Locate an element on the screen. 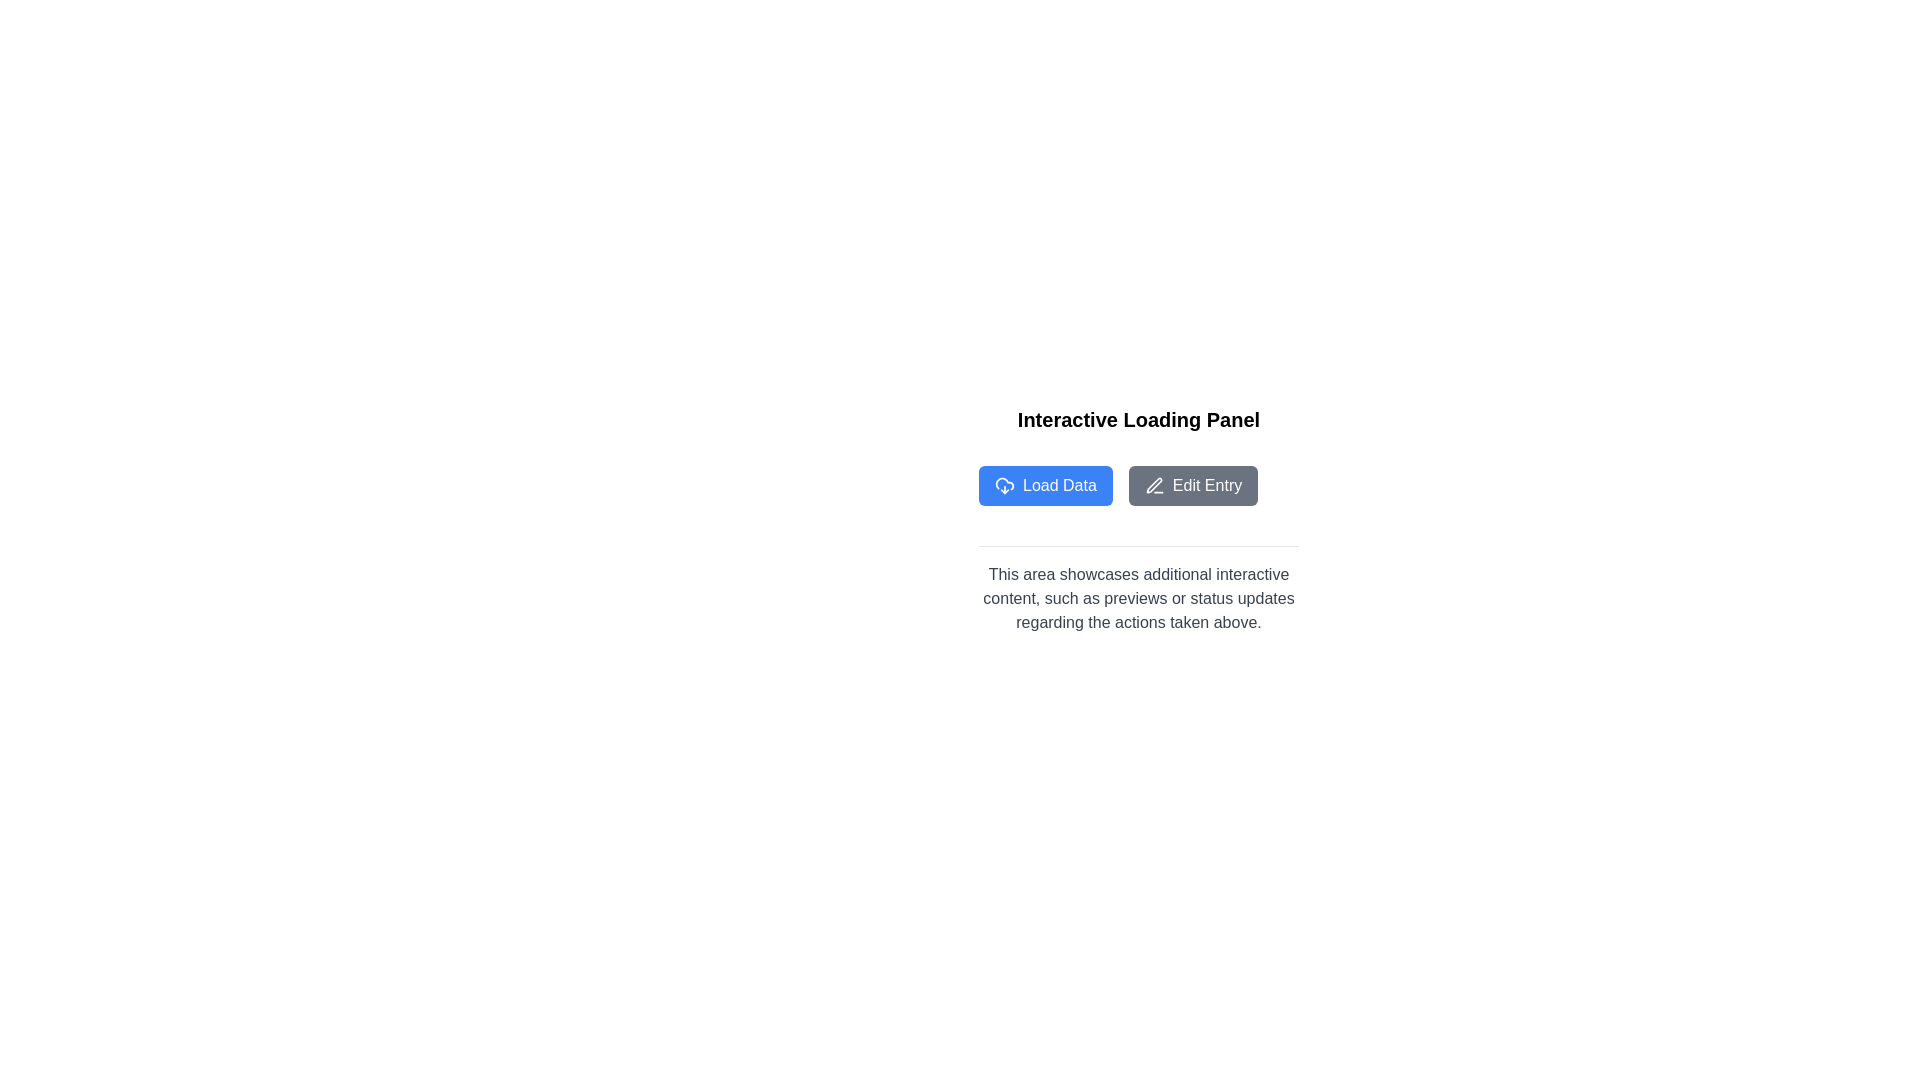 Image resolution: width=1920 pixels, height=1080 pixels. the download/loading icon within the blue 'Load Data' button located in the top-left corner of the interactive panel is located at coordinates (1004, 486).